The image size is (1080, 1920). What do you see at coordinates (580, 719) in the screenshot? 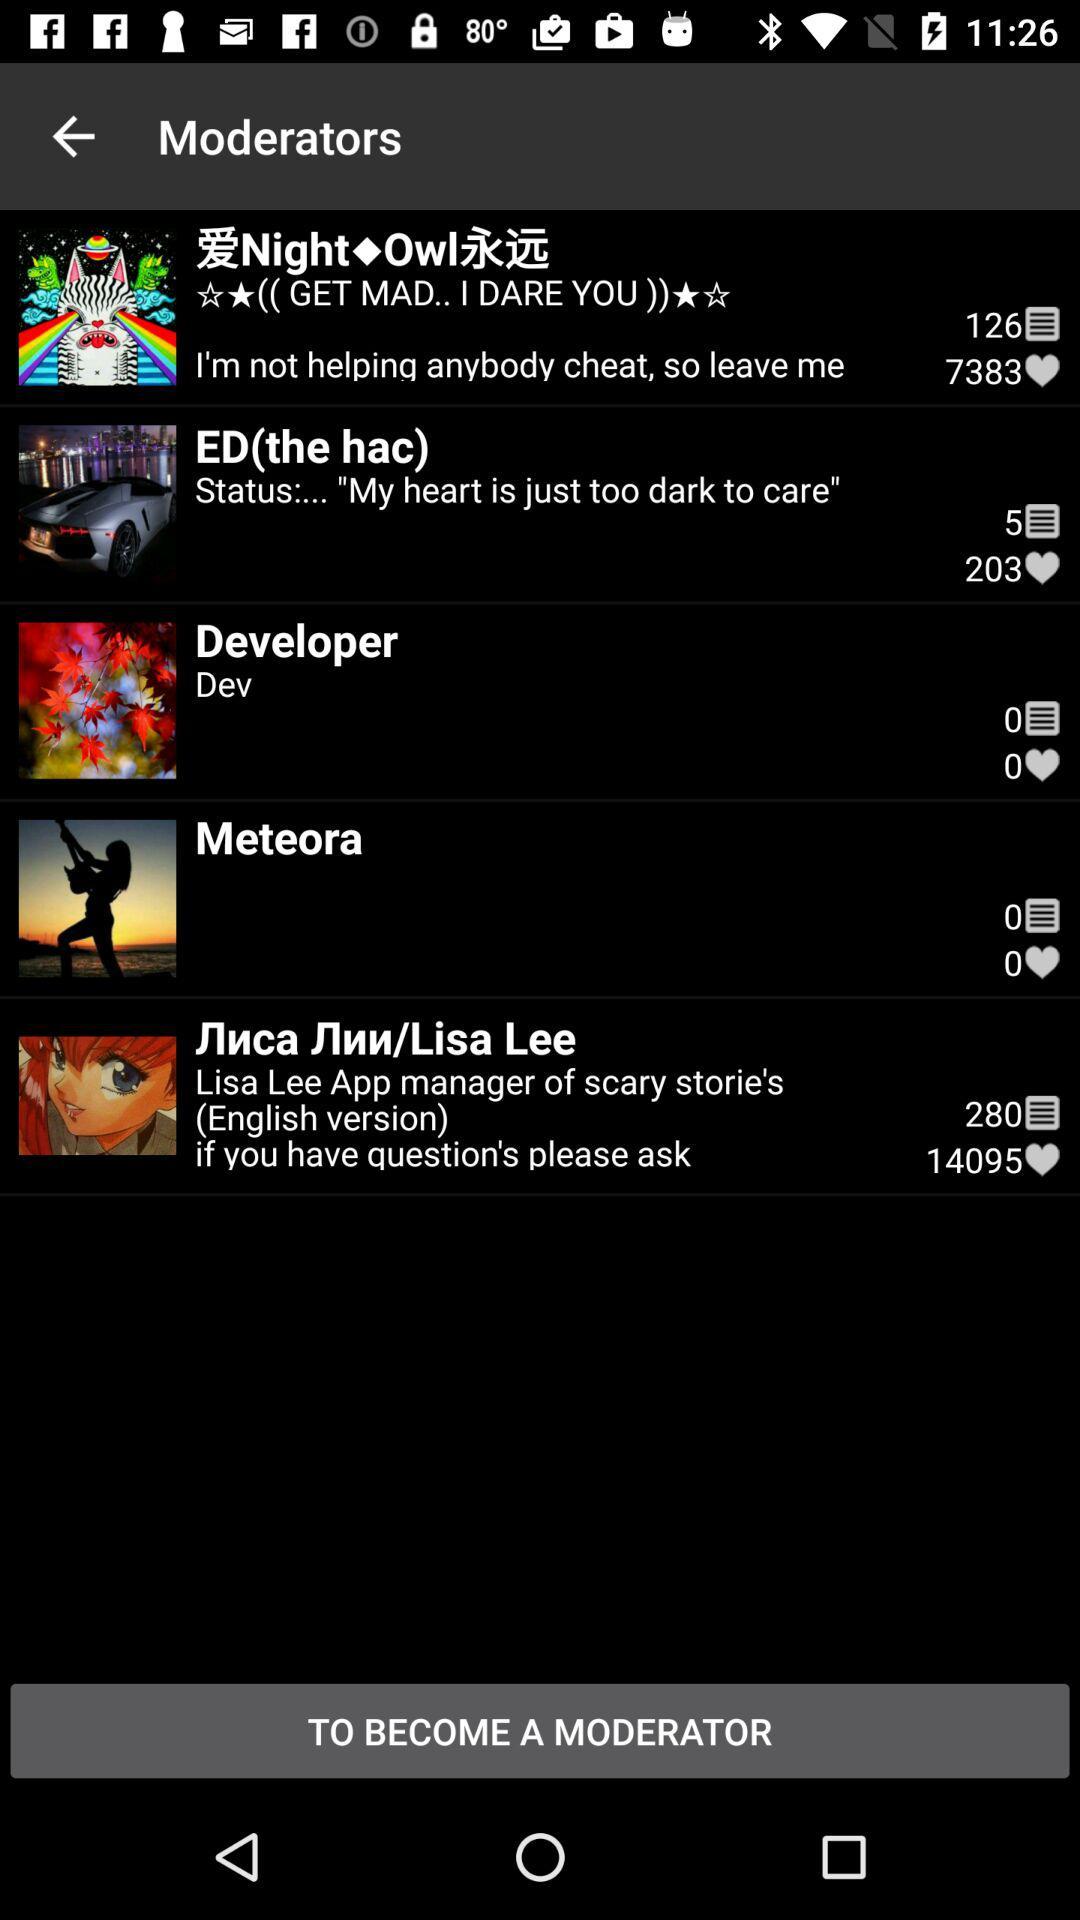
I see `item below the 203` at bounding box center [580, 719].